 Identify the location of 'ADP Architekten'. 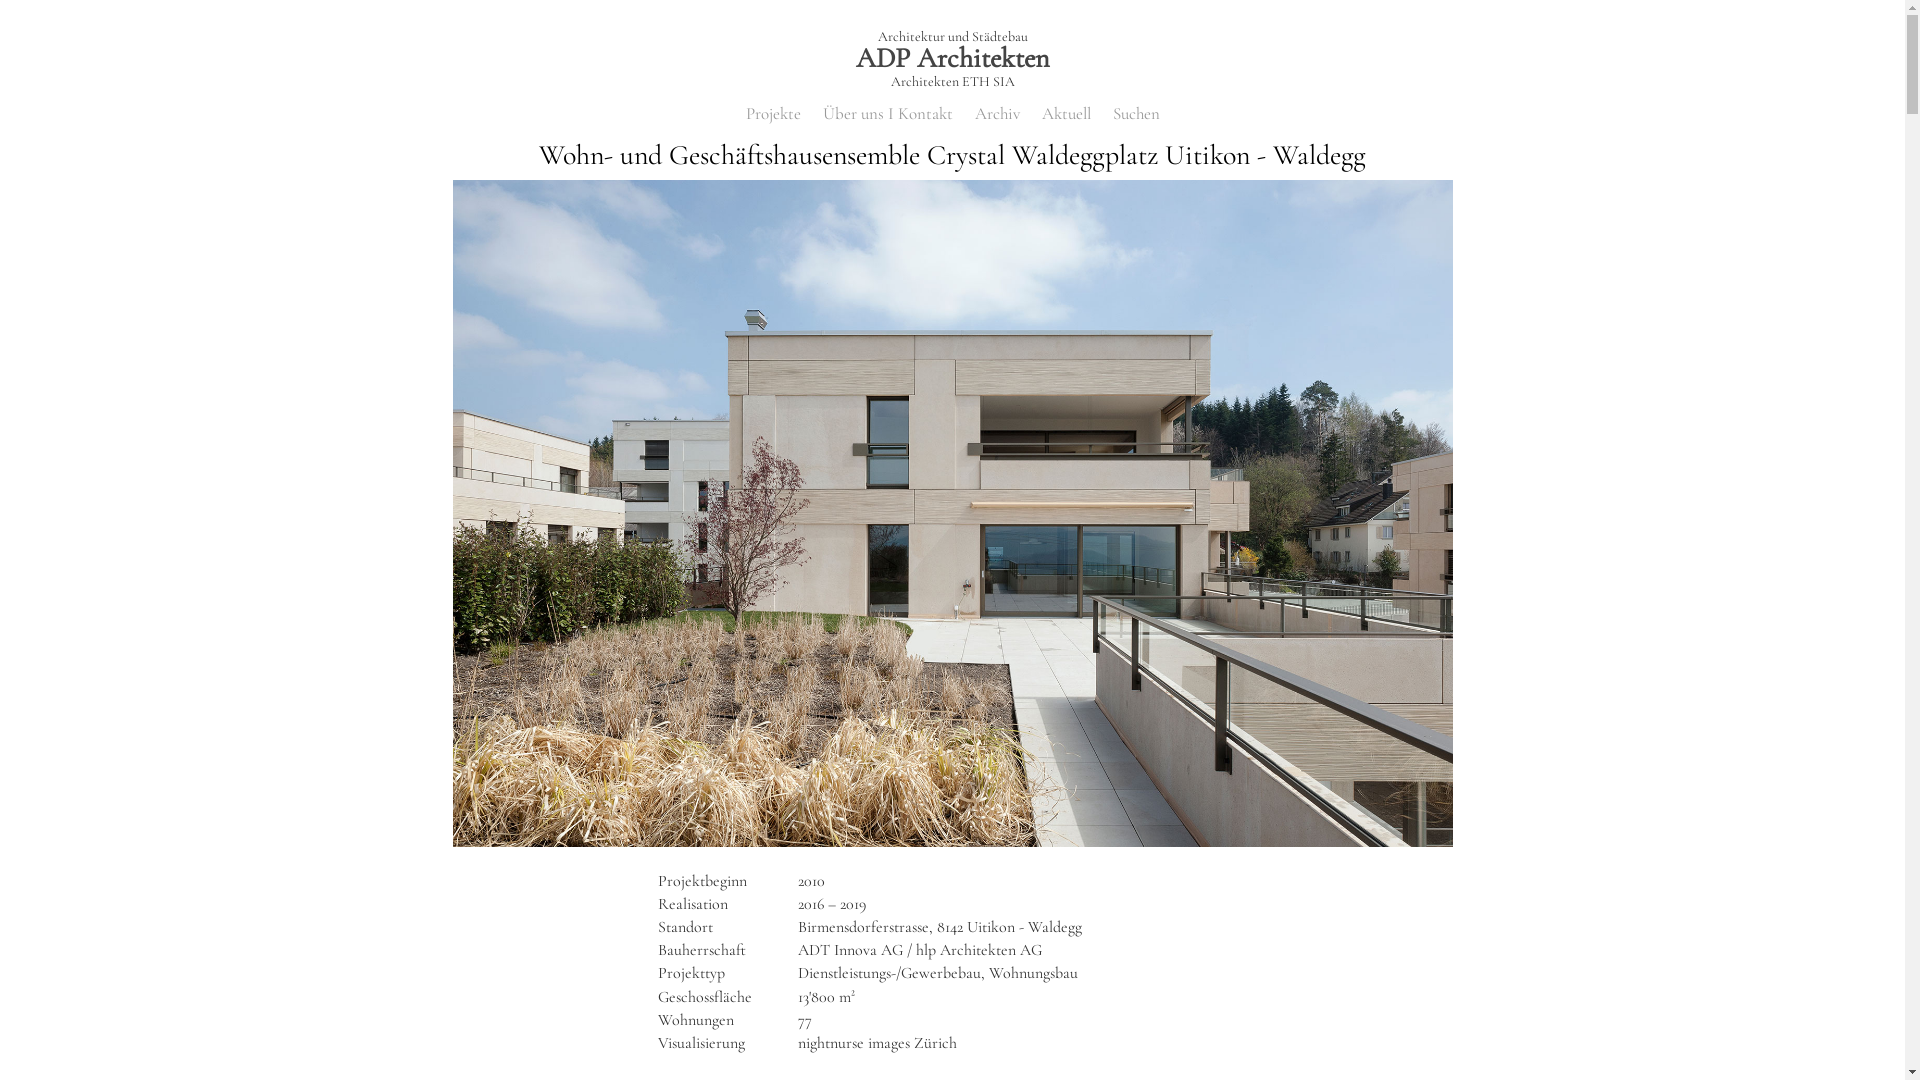
(950, 56).